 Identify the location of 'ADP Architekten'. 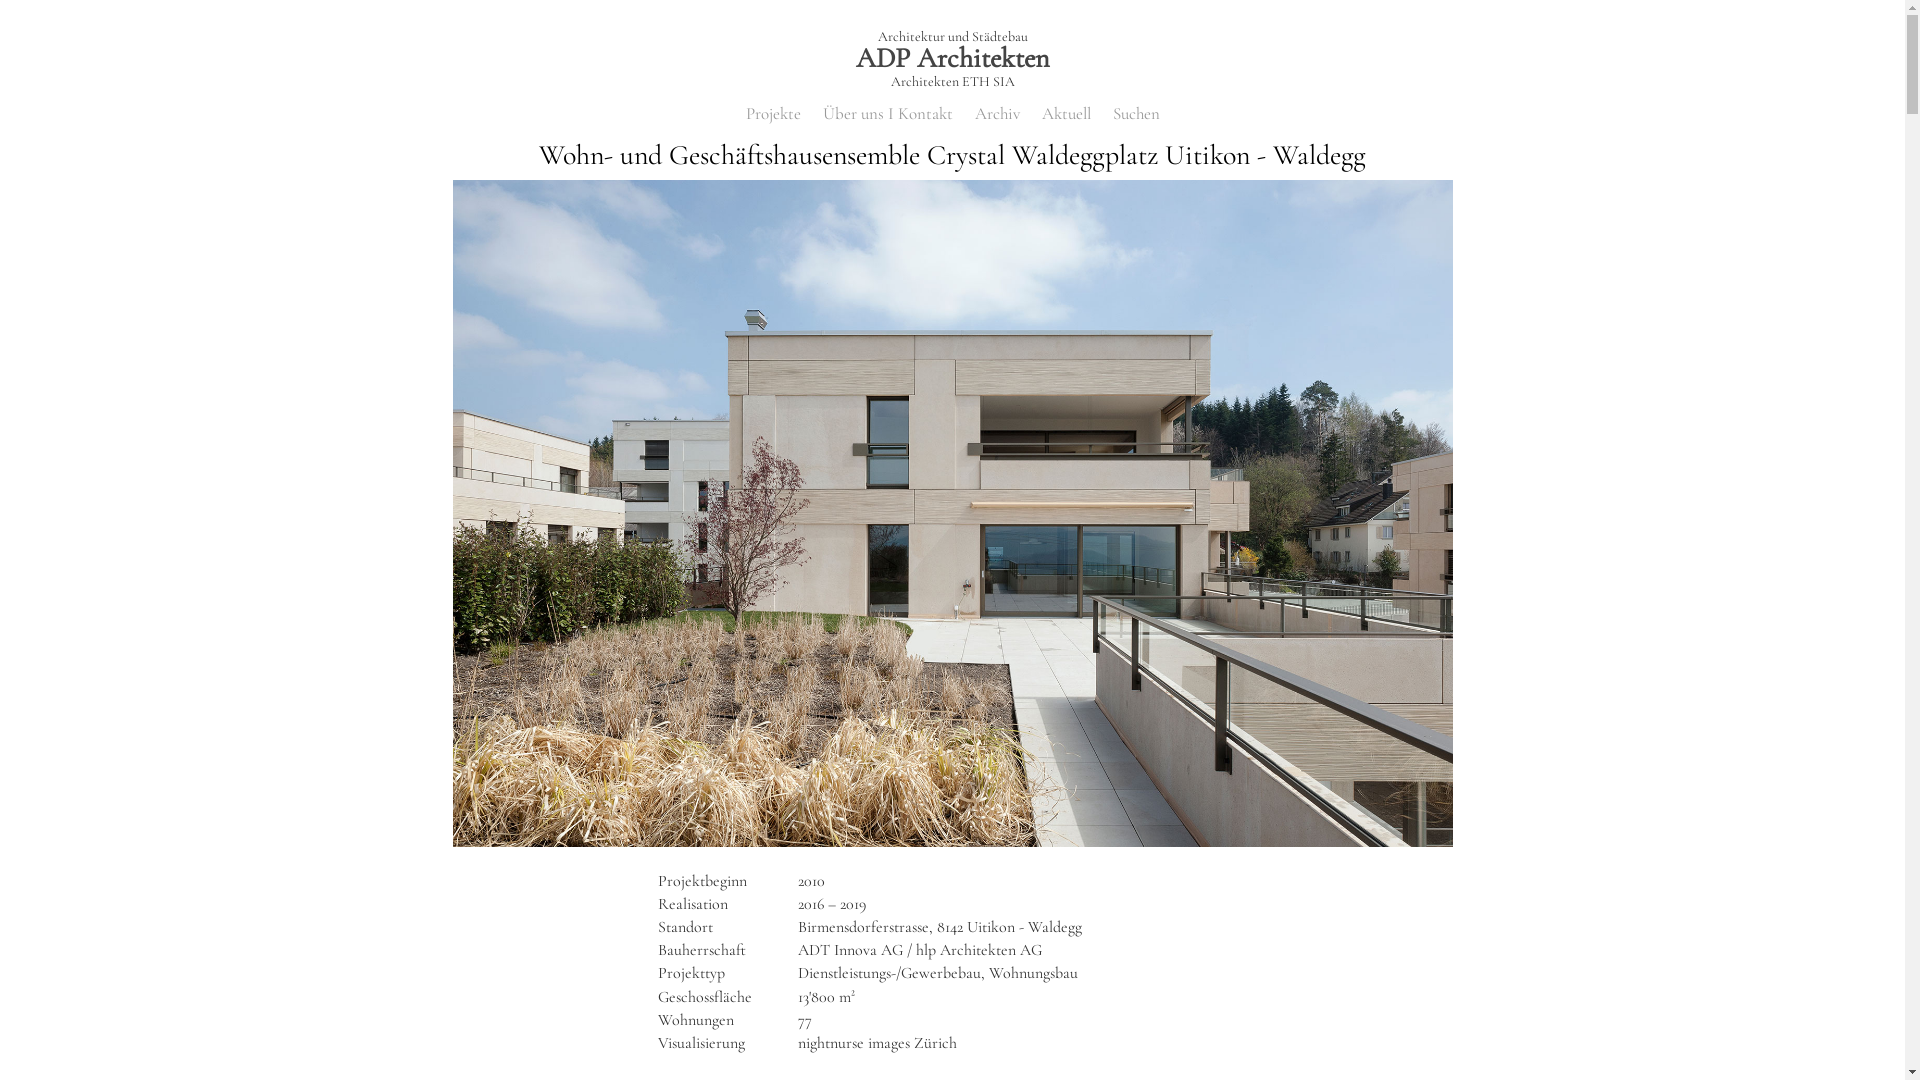
(950, 56).